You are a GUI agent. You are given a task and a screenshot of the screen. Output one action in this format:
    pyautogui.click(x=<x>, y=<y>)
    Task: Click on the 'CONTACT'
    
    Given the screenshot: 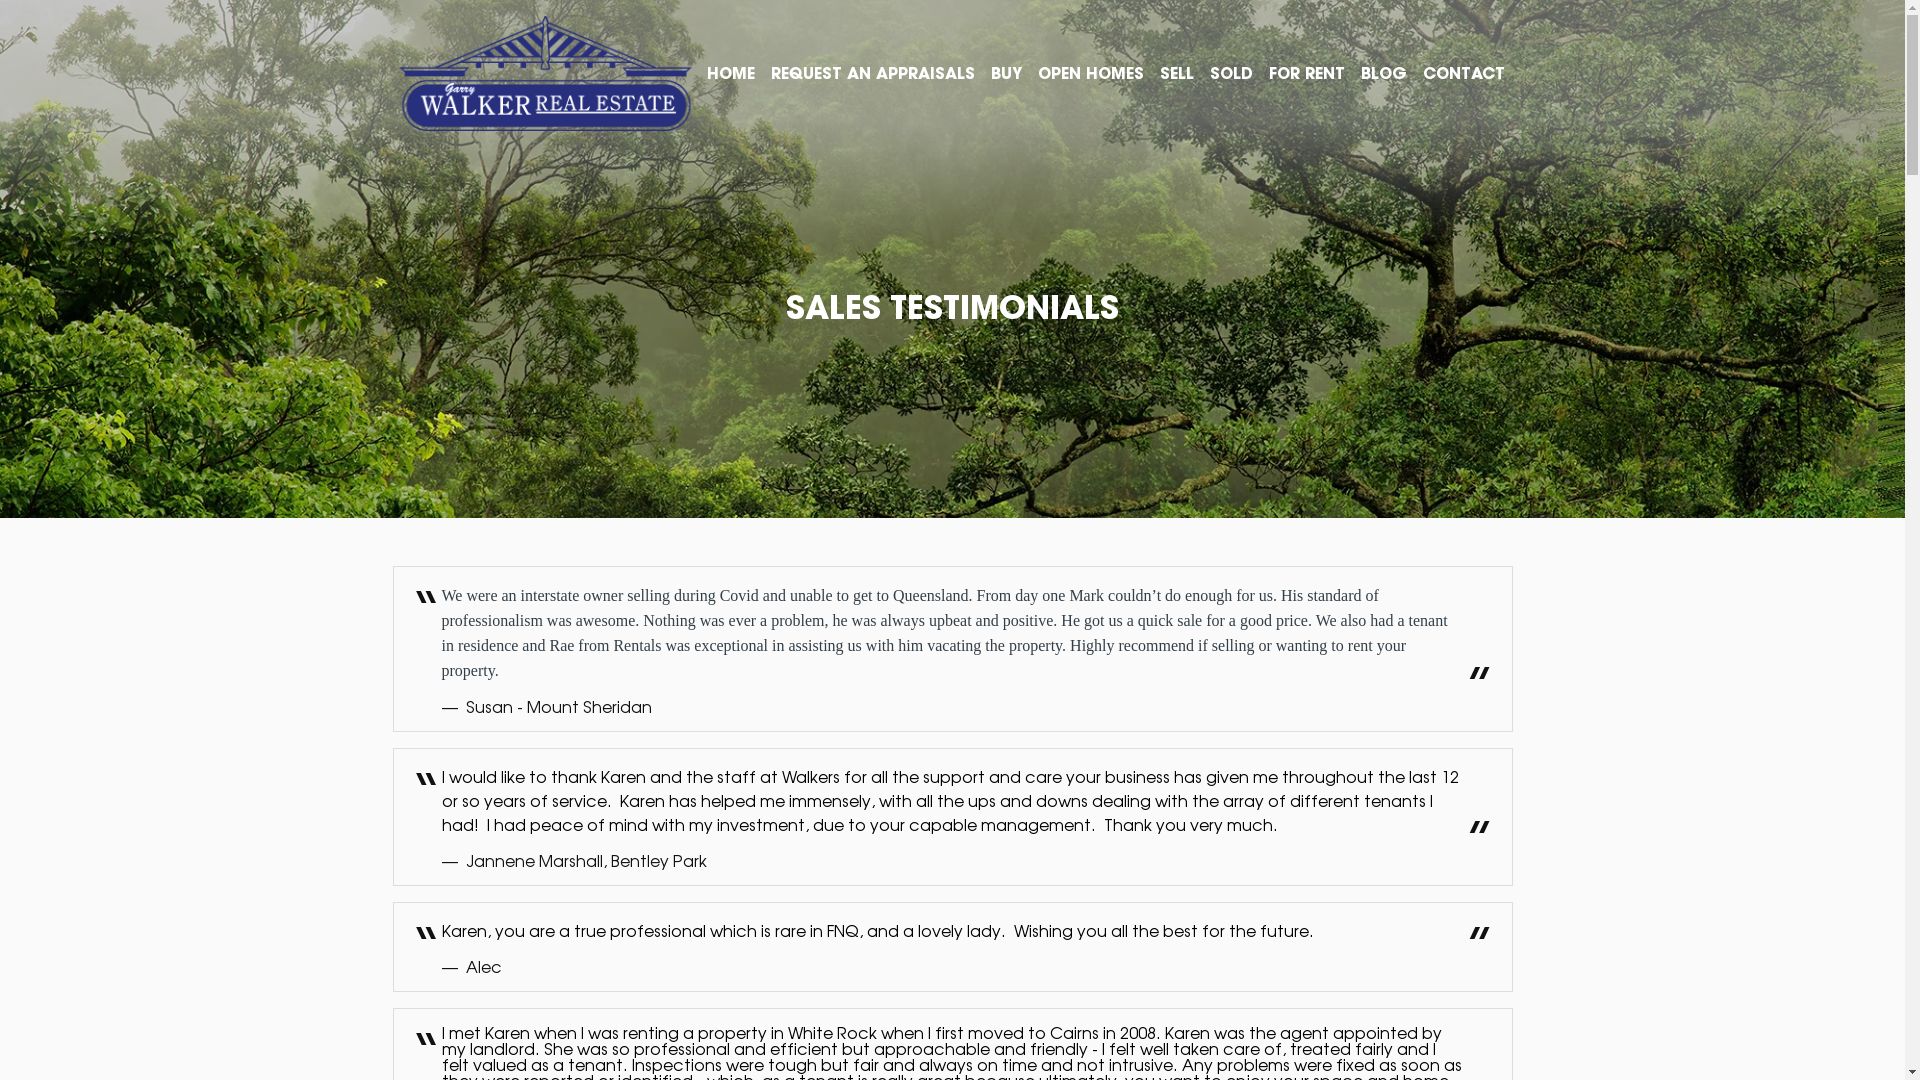 What is the action you would take?
    pyautogui.click(x=1463, y=72)
    